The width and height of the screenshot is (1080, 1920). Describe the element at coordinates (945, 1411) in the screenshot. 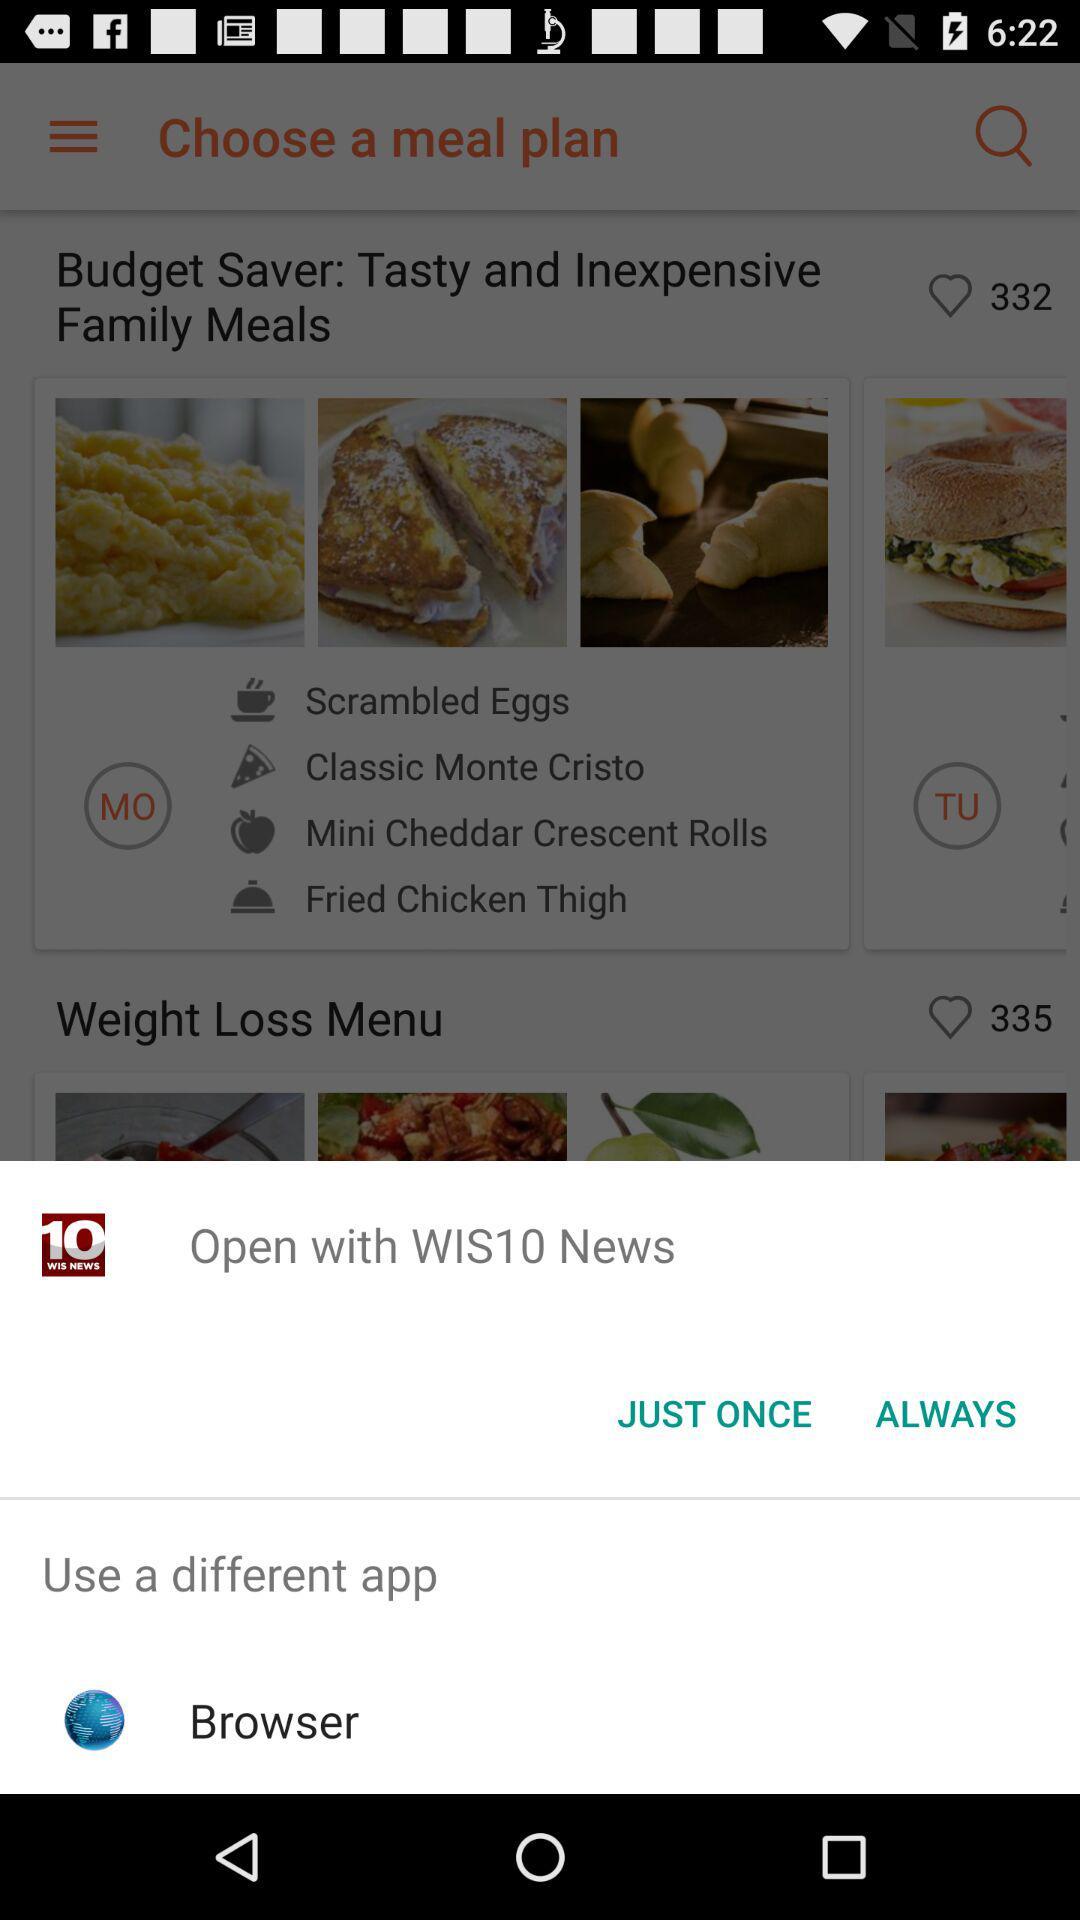

I see `the item at the bottom right corner` at that location.